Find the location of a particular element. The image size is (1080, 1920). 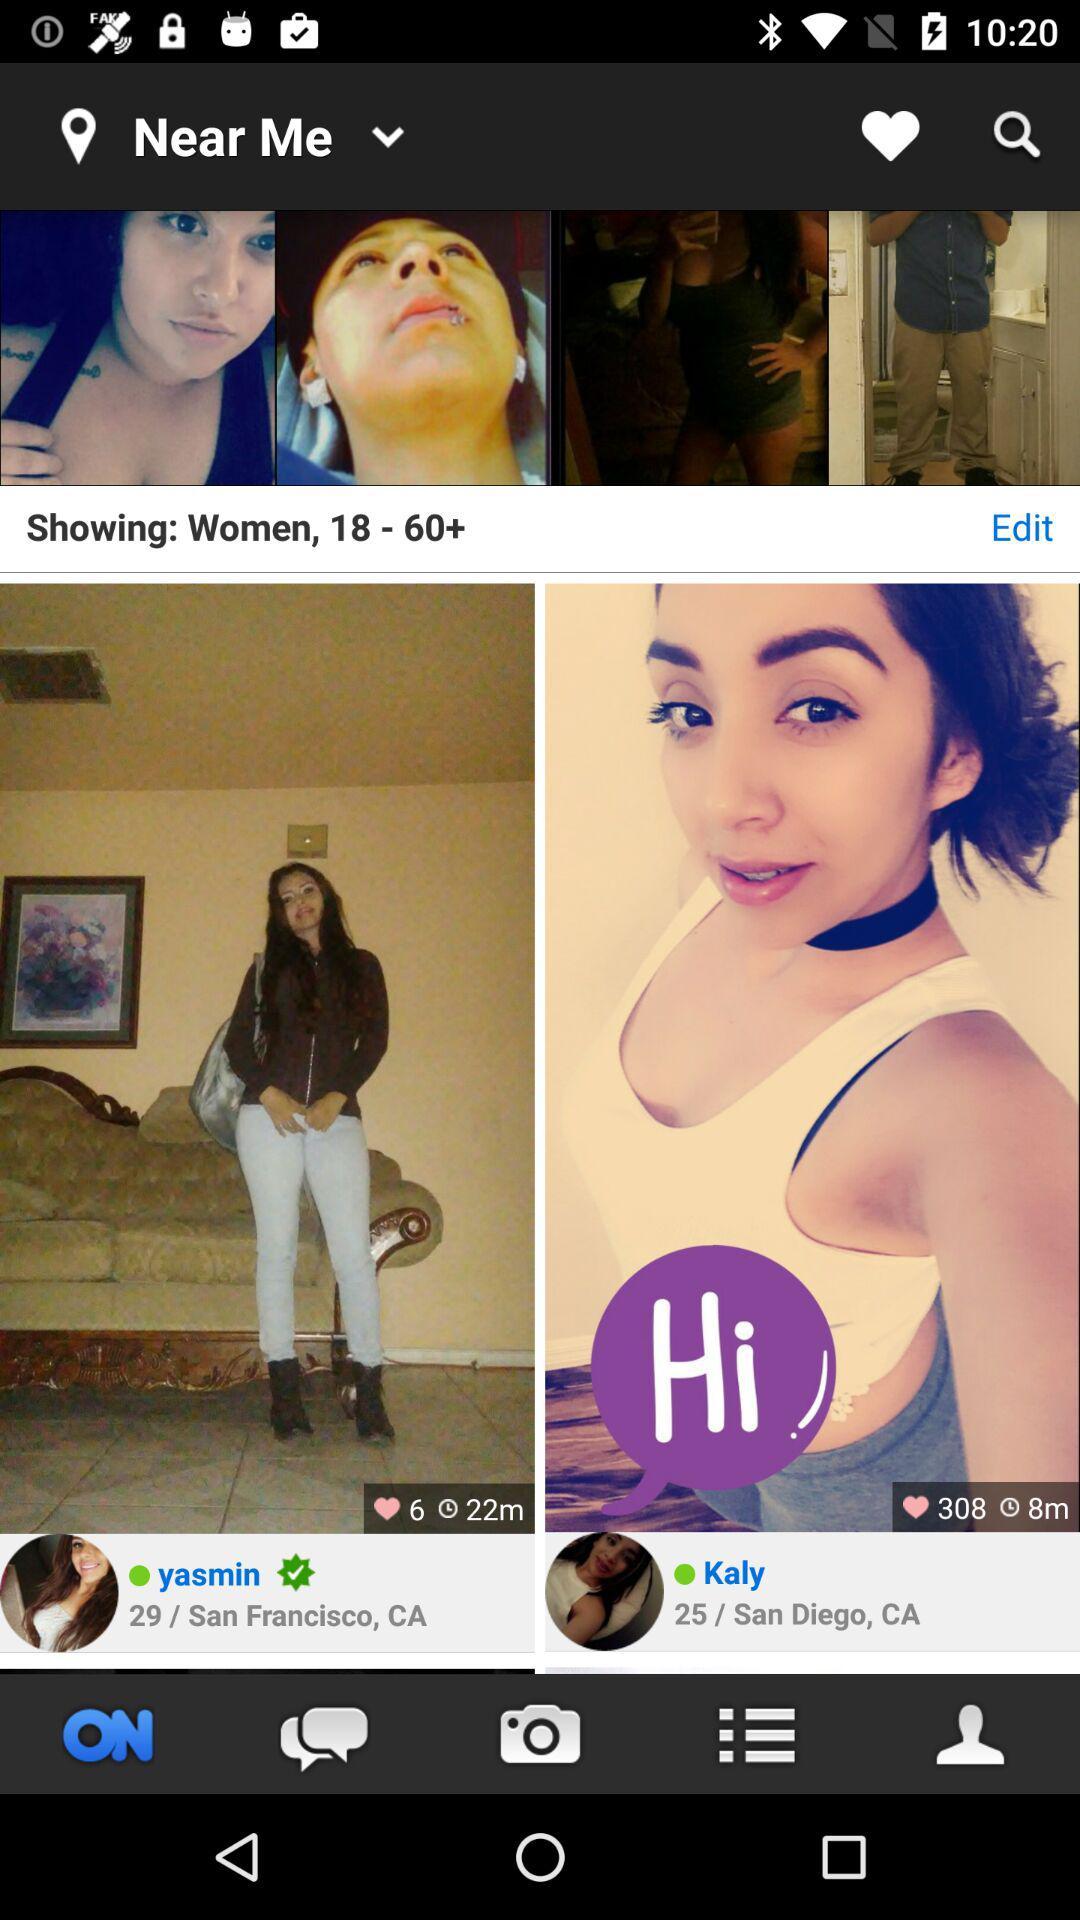

the button which is next to the on is located at coordinates (323, 1733).